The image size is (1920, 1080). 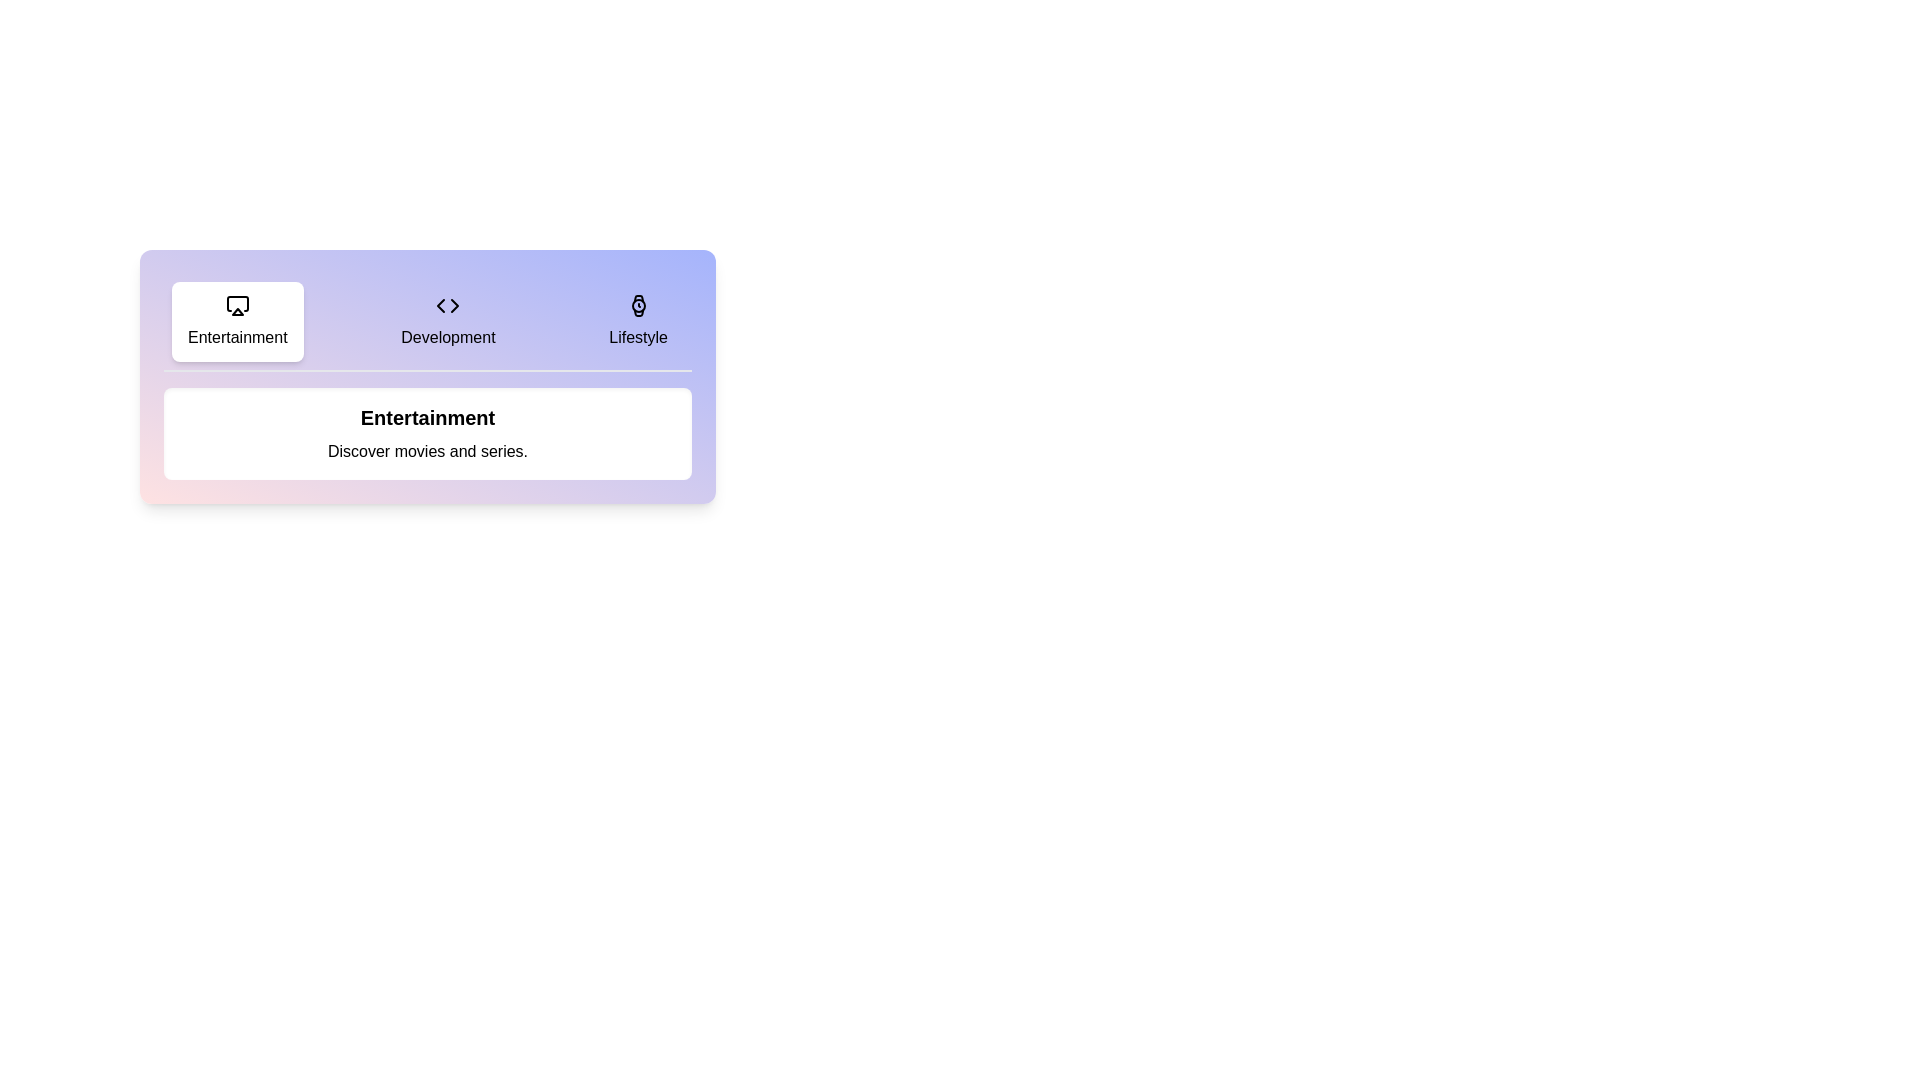 I want to click on the Development tab to observe the content change, so click(x=446, y=320).